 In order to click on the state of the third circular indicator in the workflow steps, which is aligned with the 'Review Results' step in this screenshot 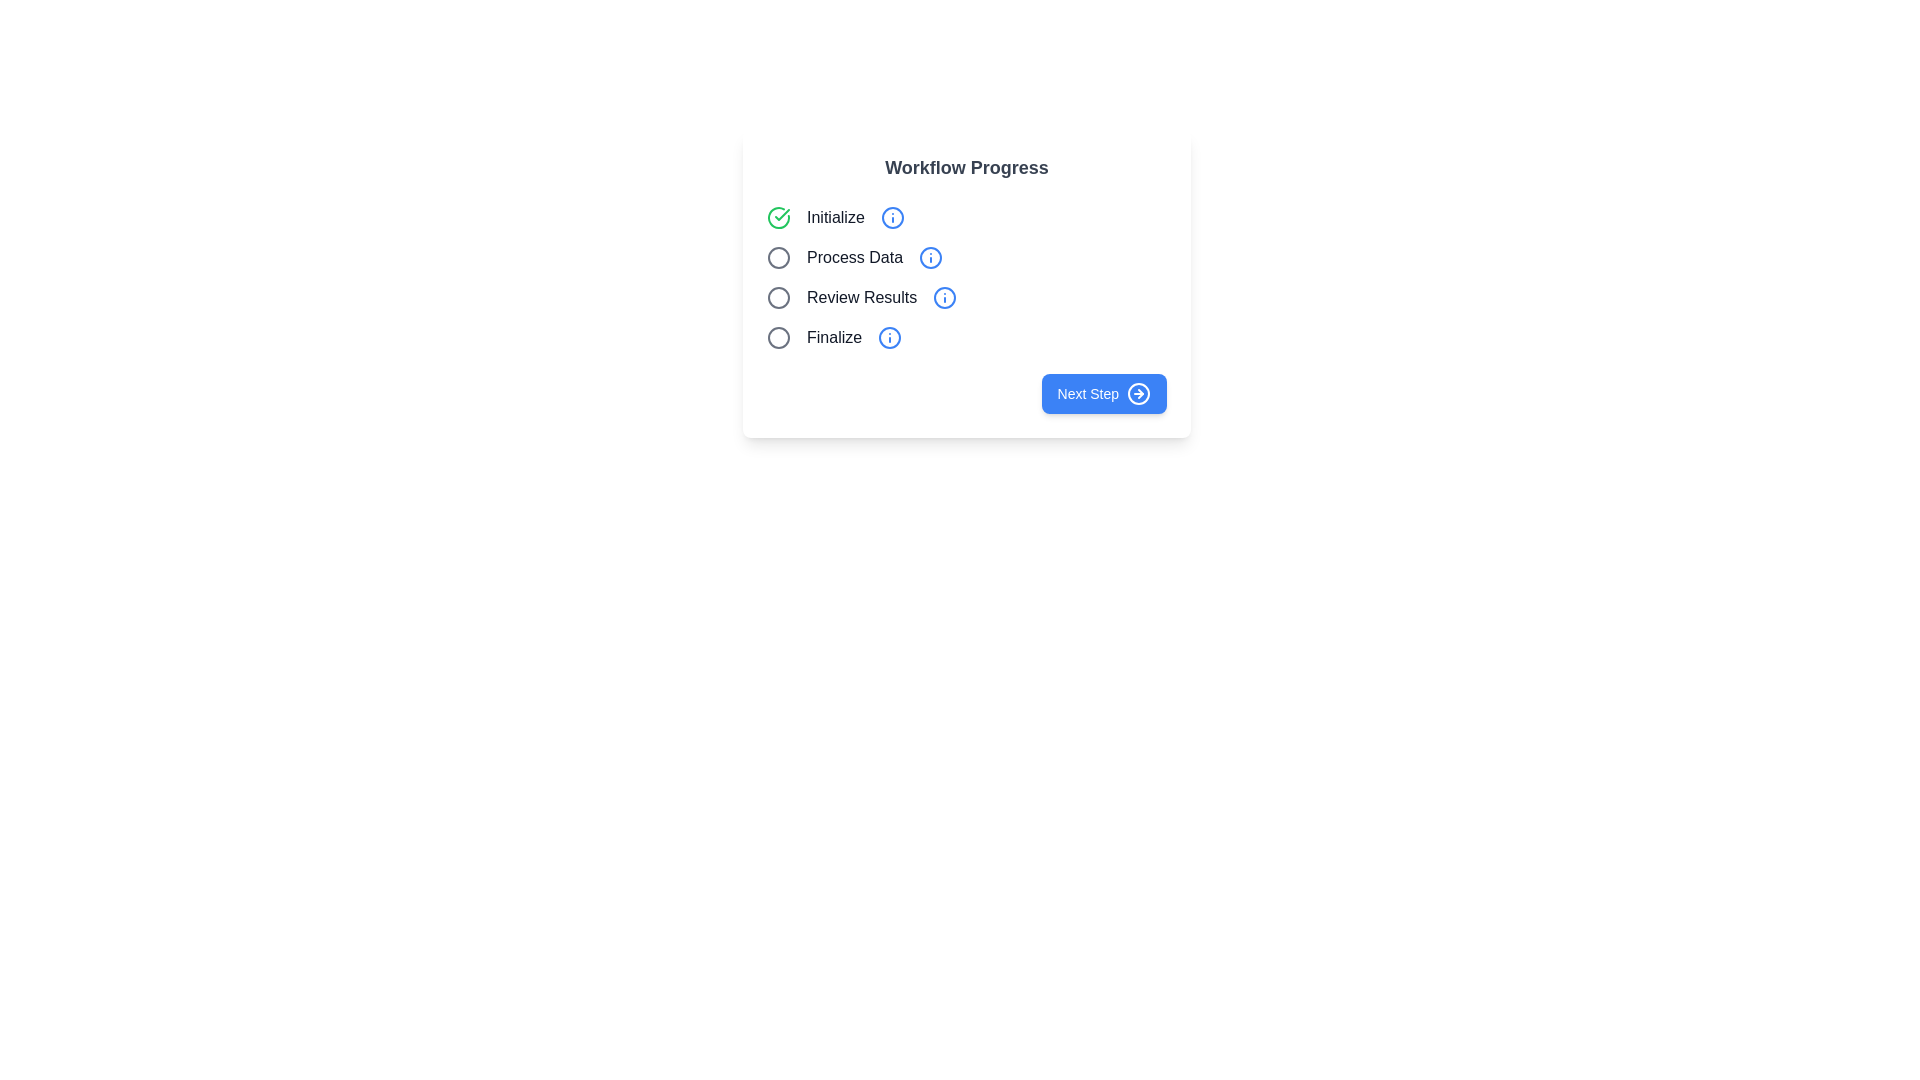, I will do `click(777, 297)`.